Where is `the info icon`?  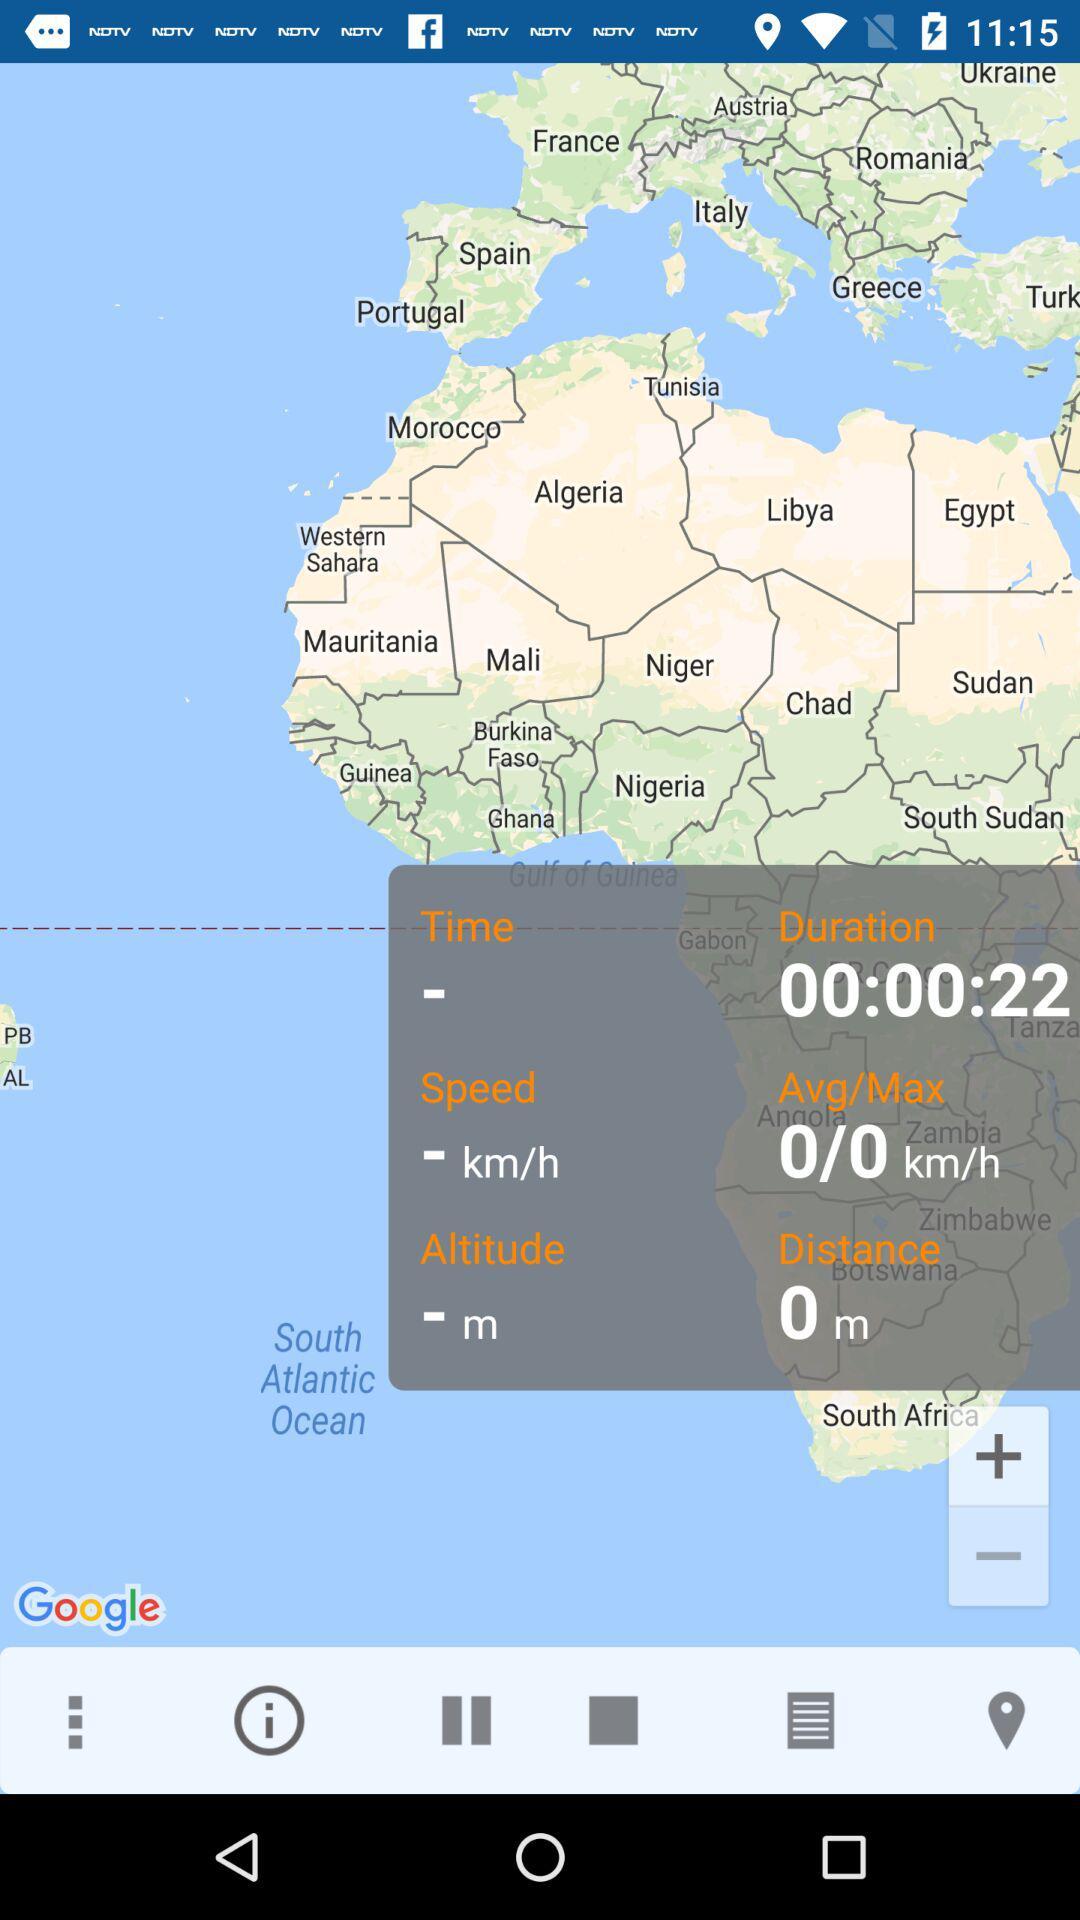 the info icon is located at coordinates (268, 1719).